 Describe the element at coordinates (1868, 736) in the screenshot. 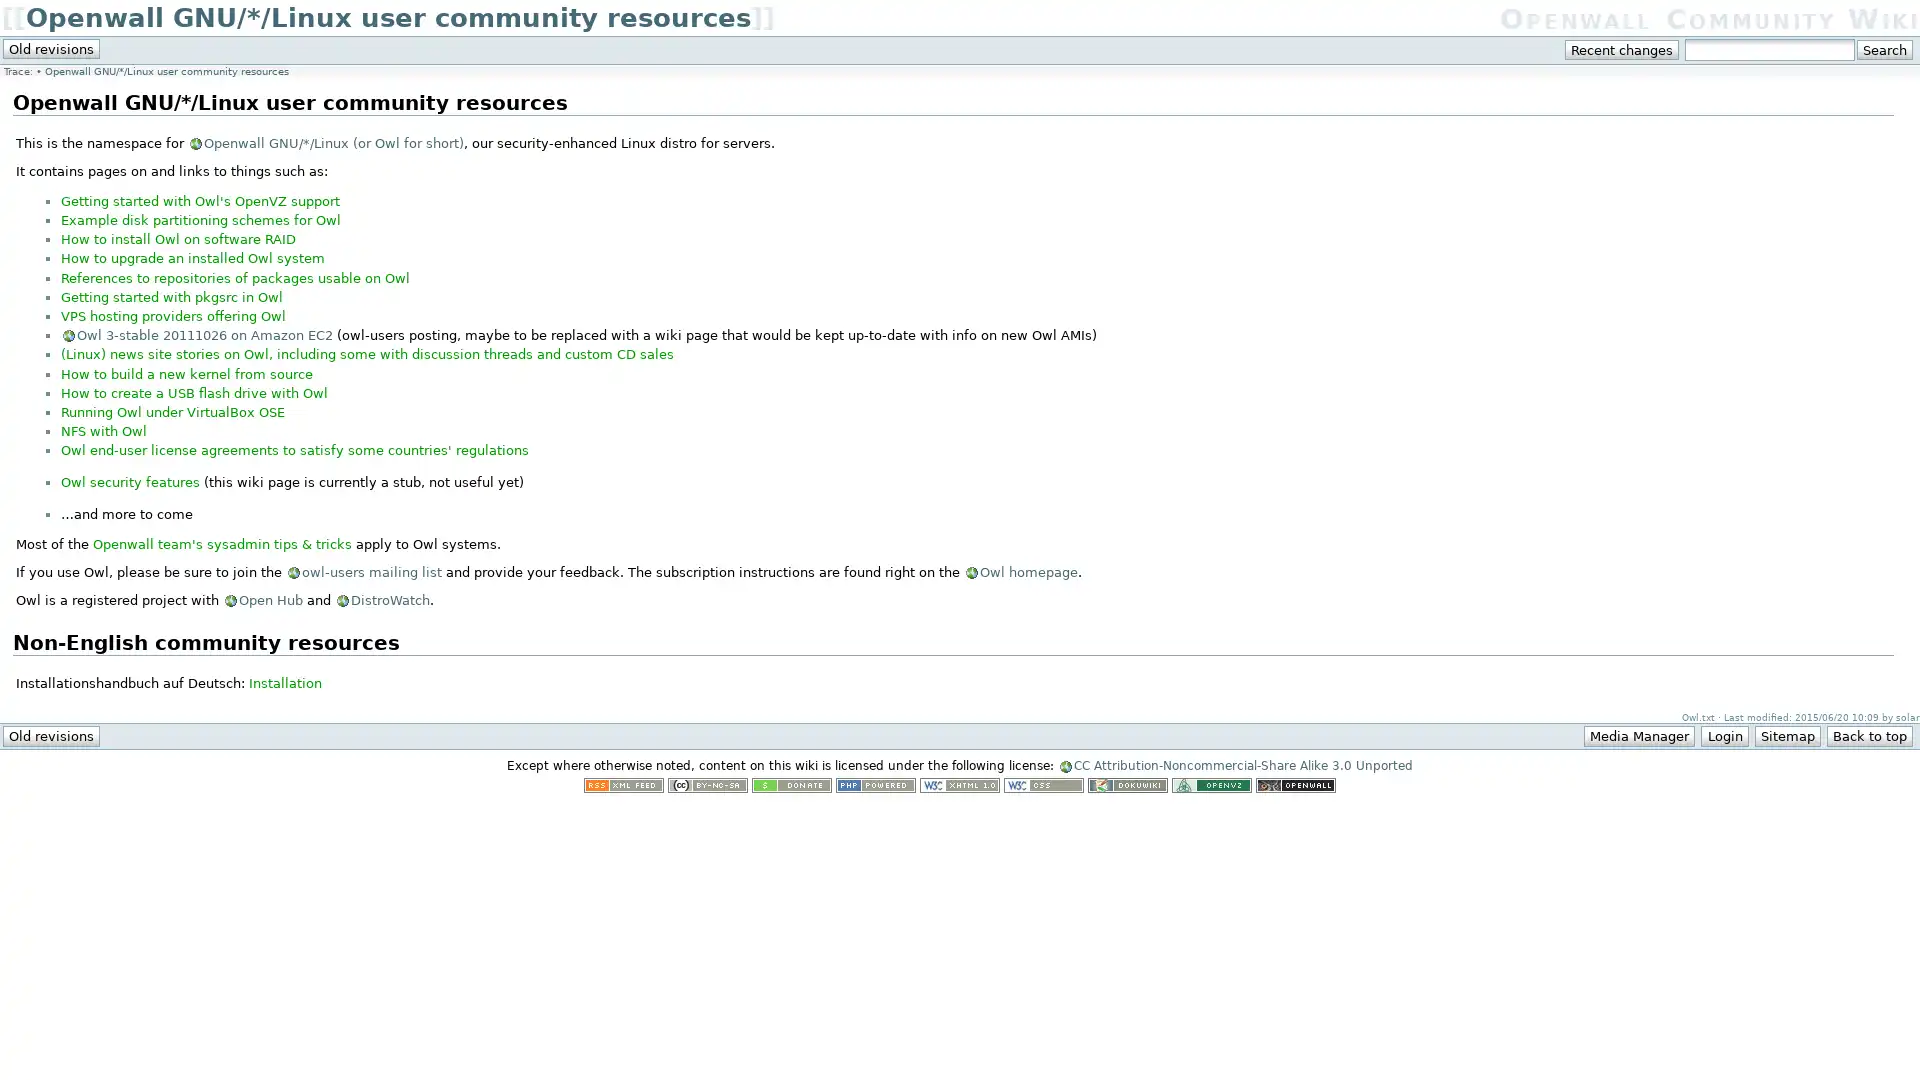

I see `Back to top` at that location.